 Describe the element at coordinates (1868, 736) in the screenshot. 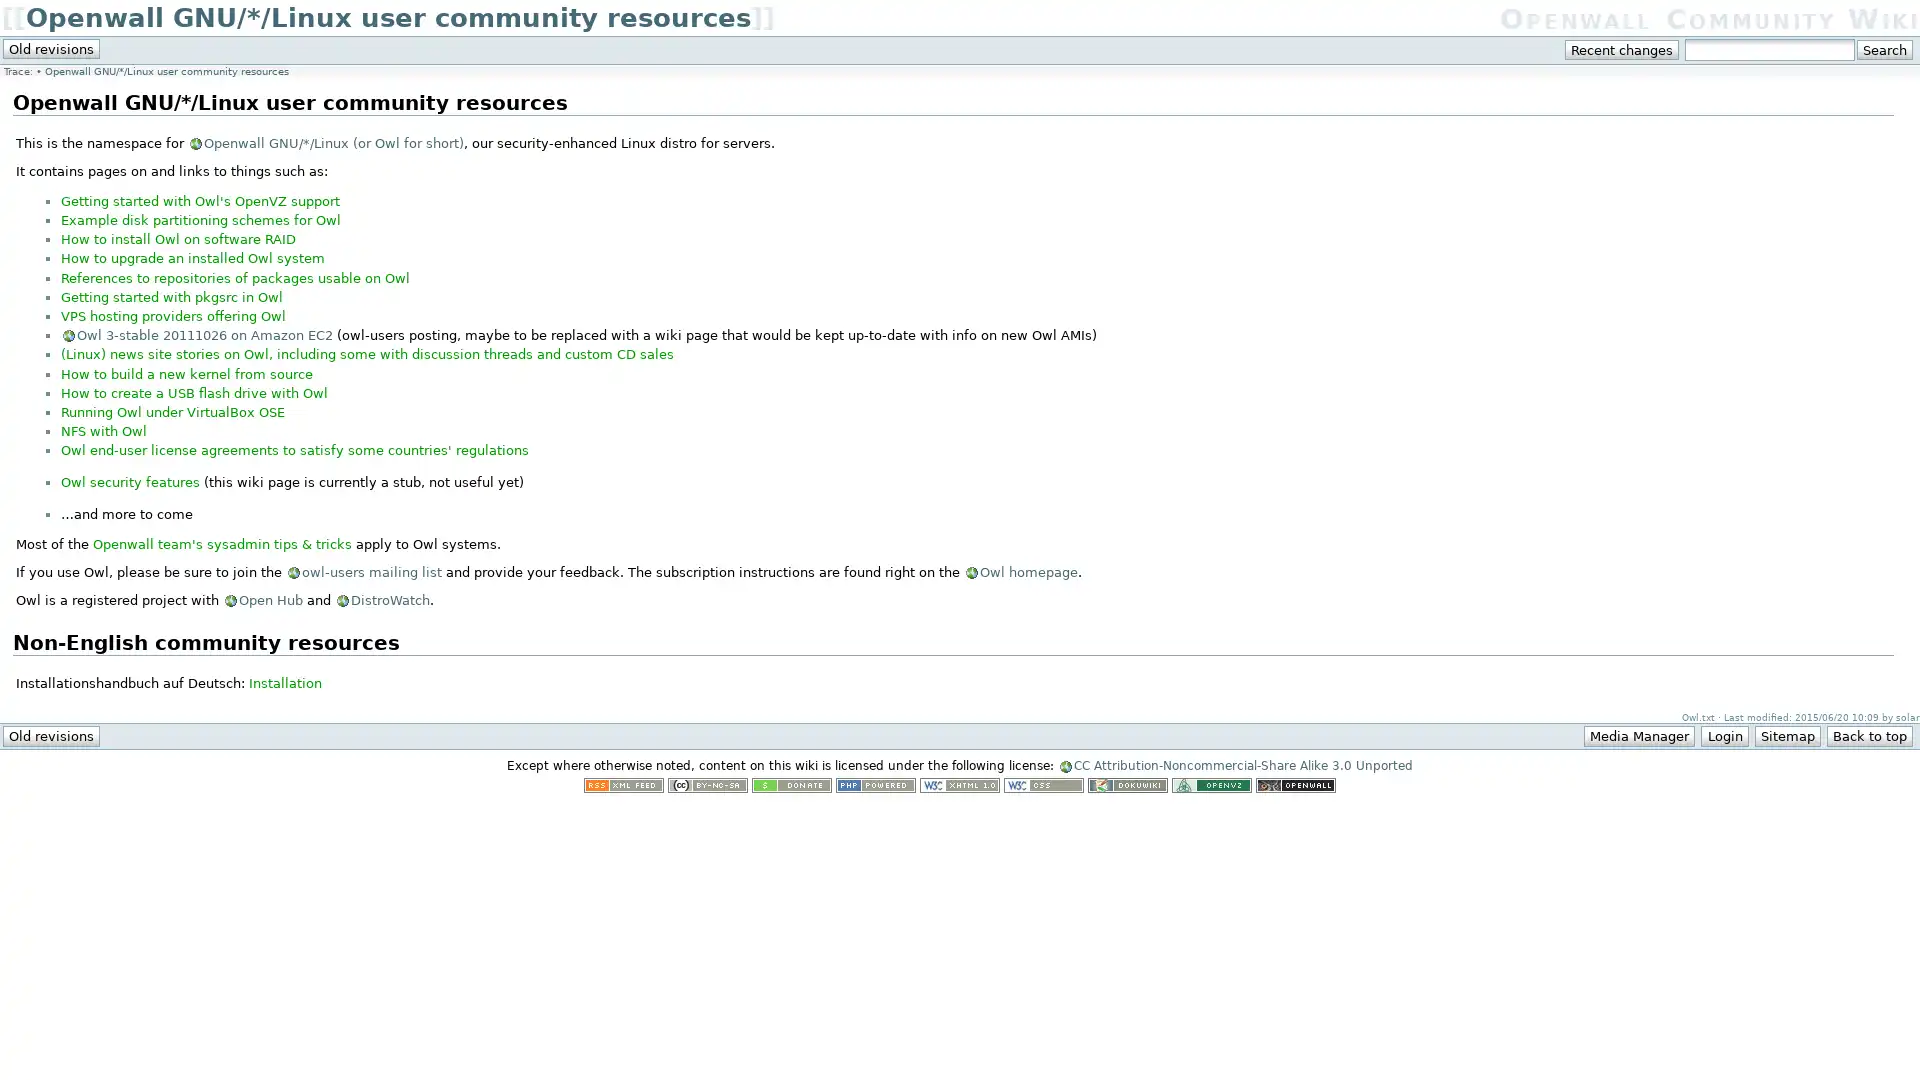

I see `Back to top` at that location.